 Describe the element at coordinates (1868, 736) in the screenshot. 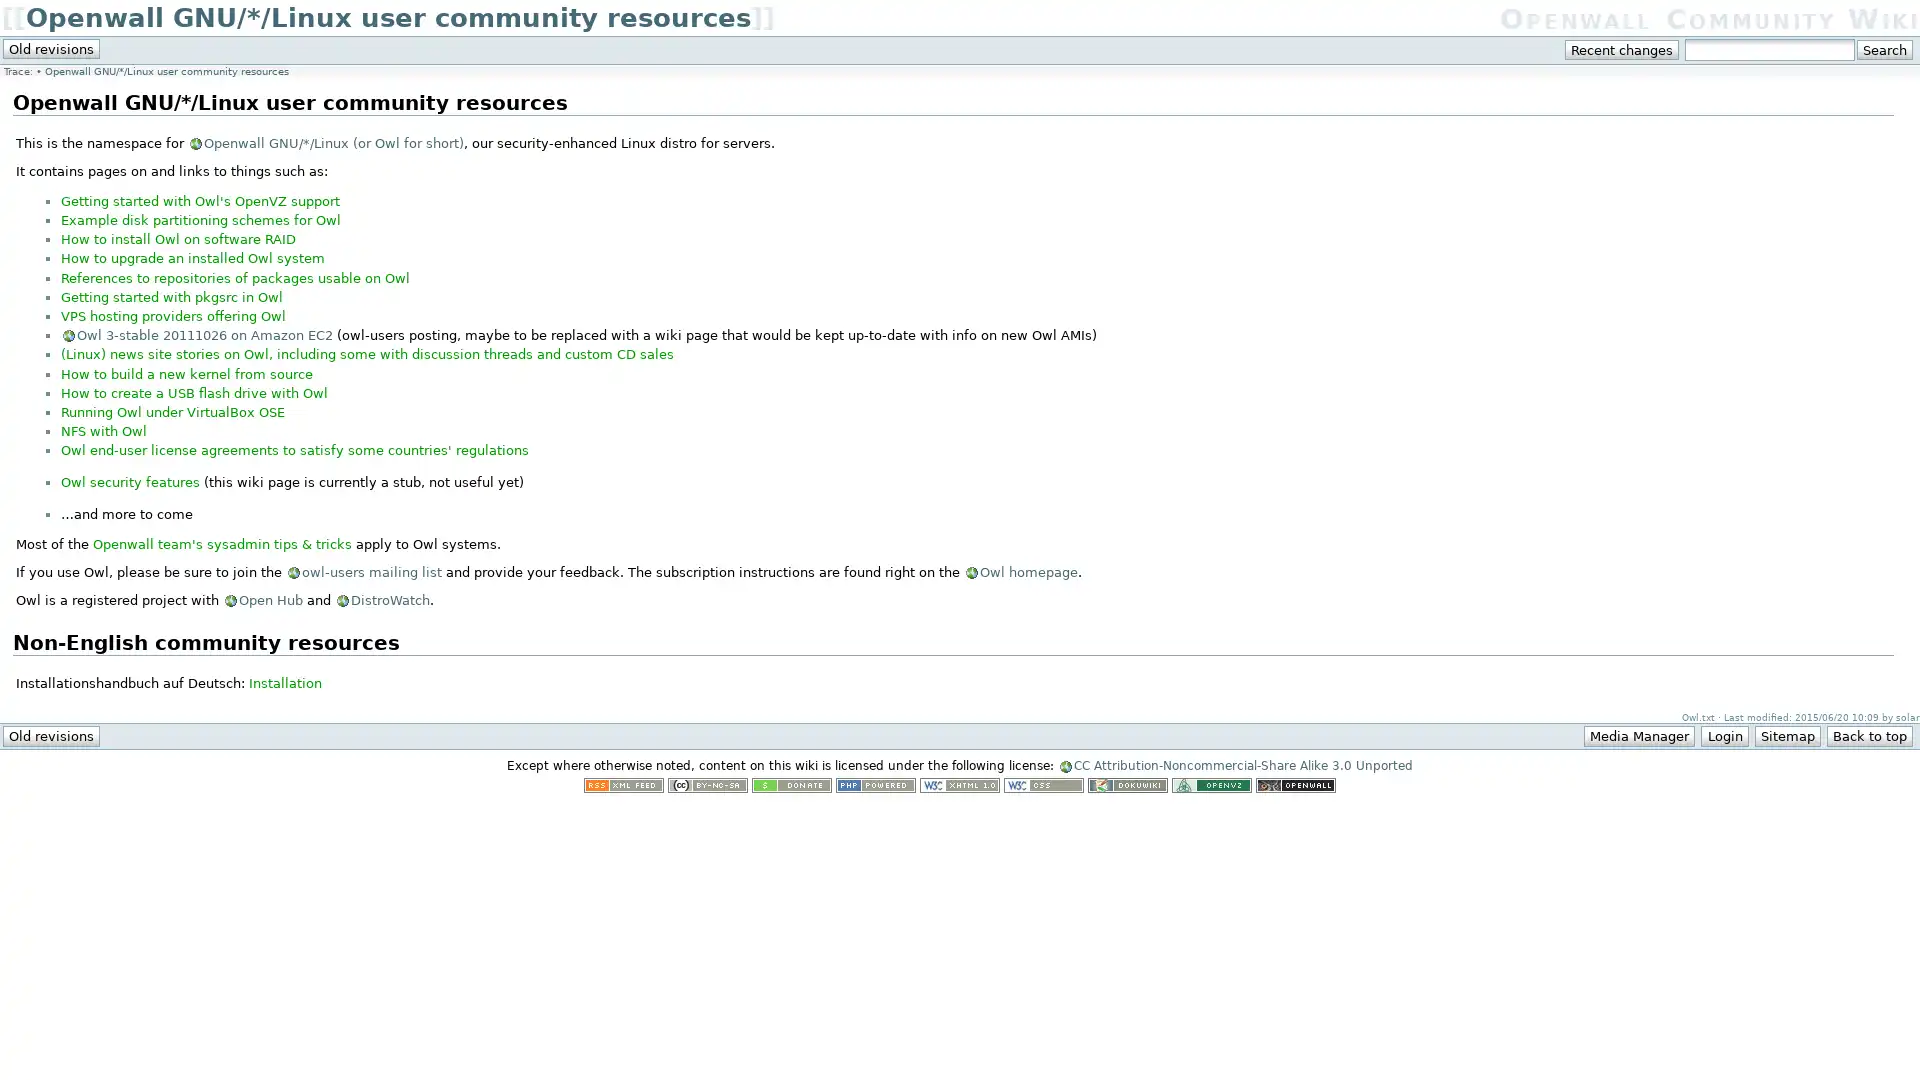

I see `Back to top` at that location.